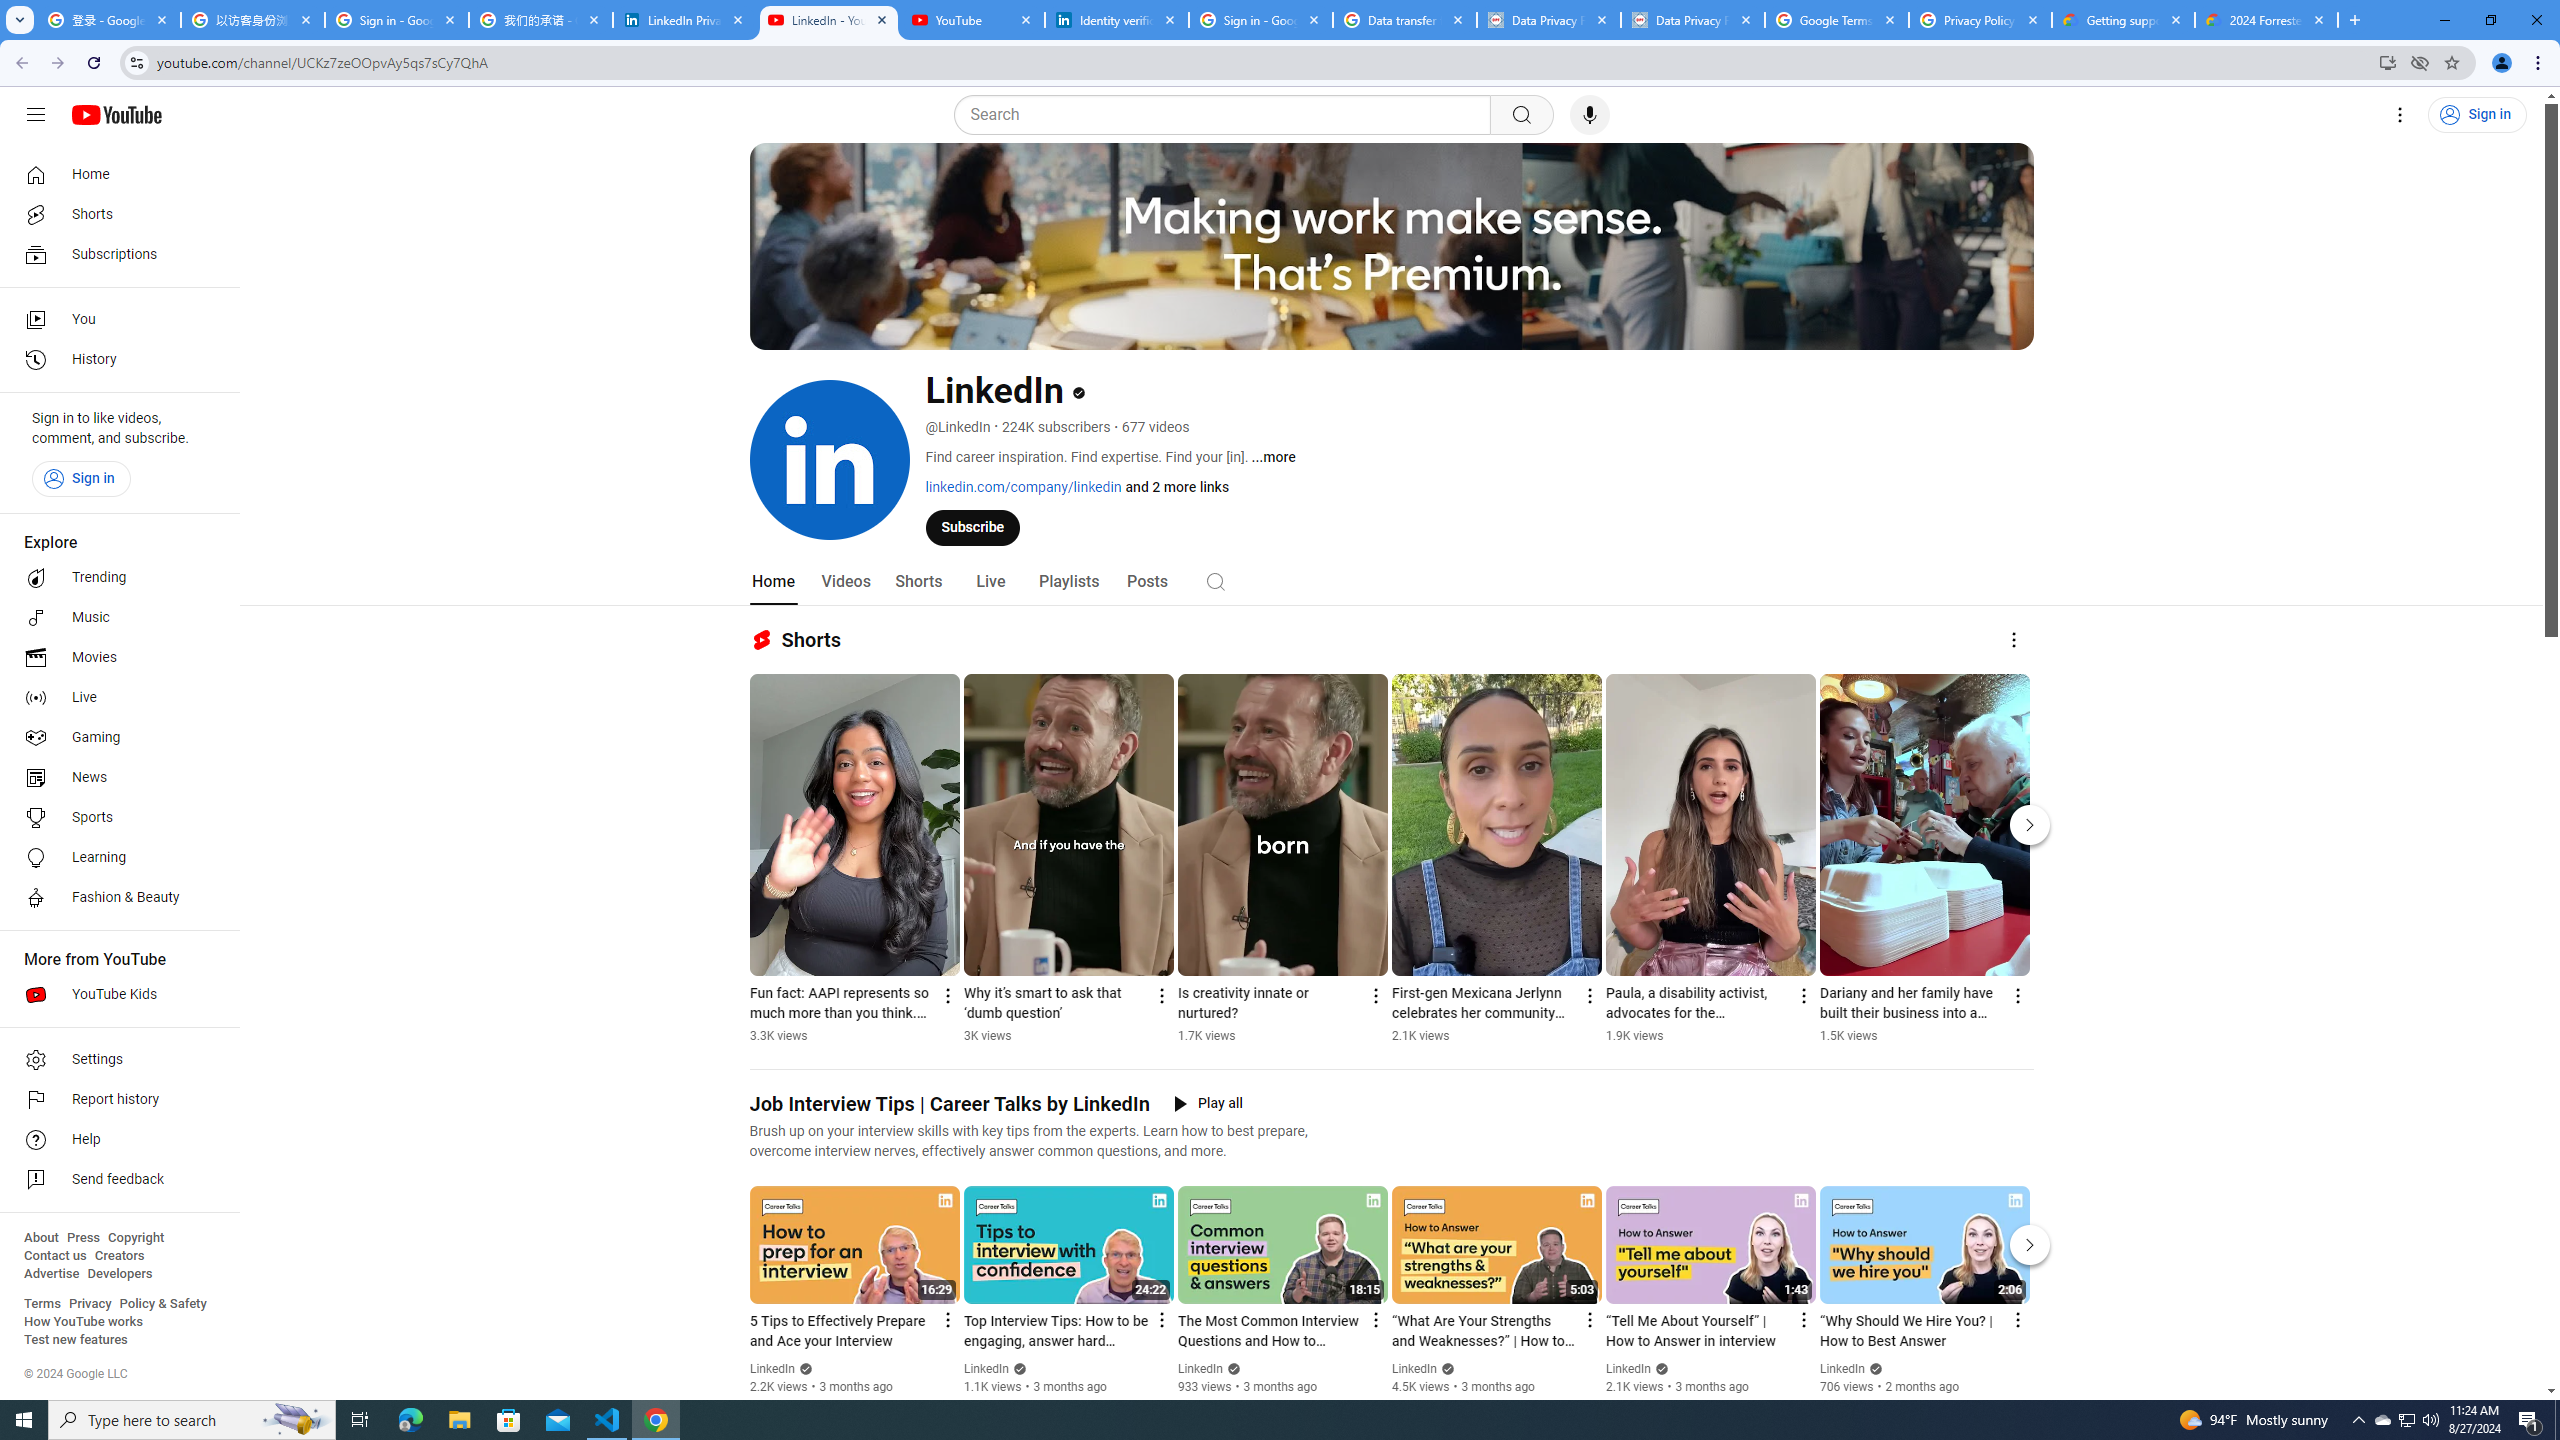 Image resolution: width=2560 pixels, height=1440 pixels. I want to click on 'Advertise', so click(50, 1272).